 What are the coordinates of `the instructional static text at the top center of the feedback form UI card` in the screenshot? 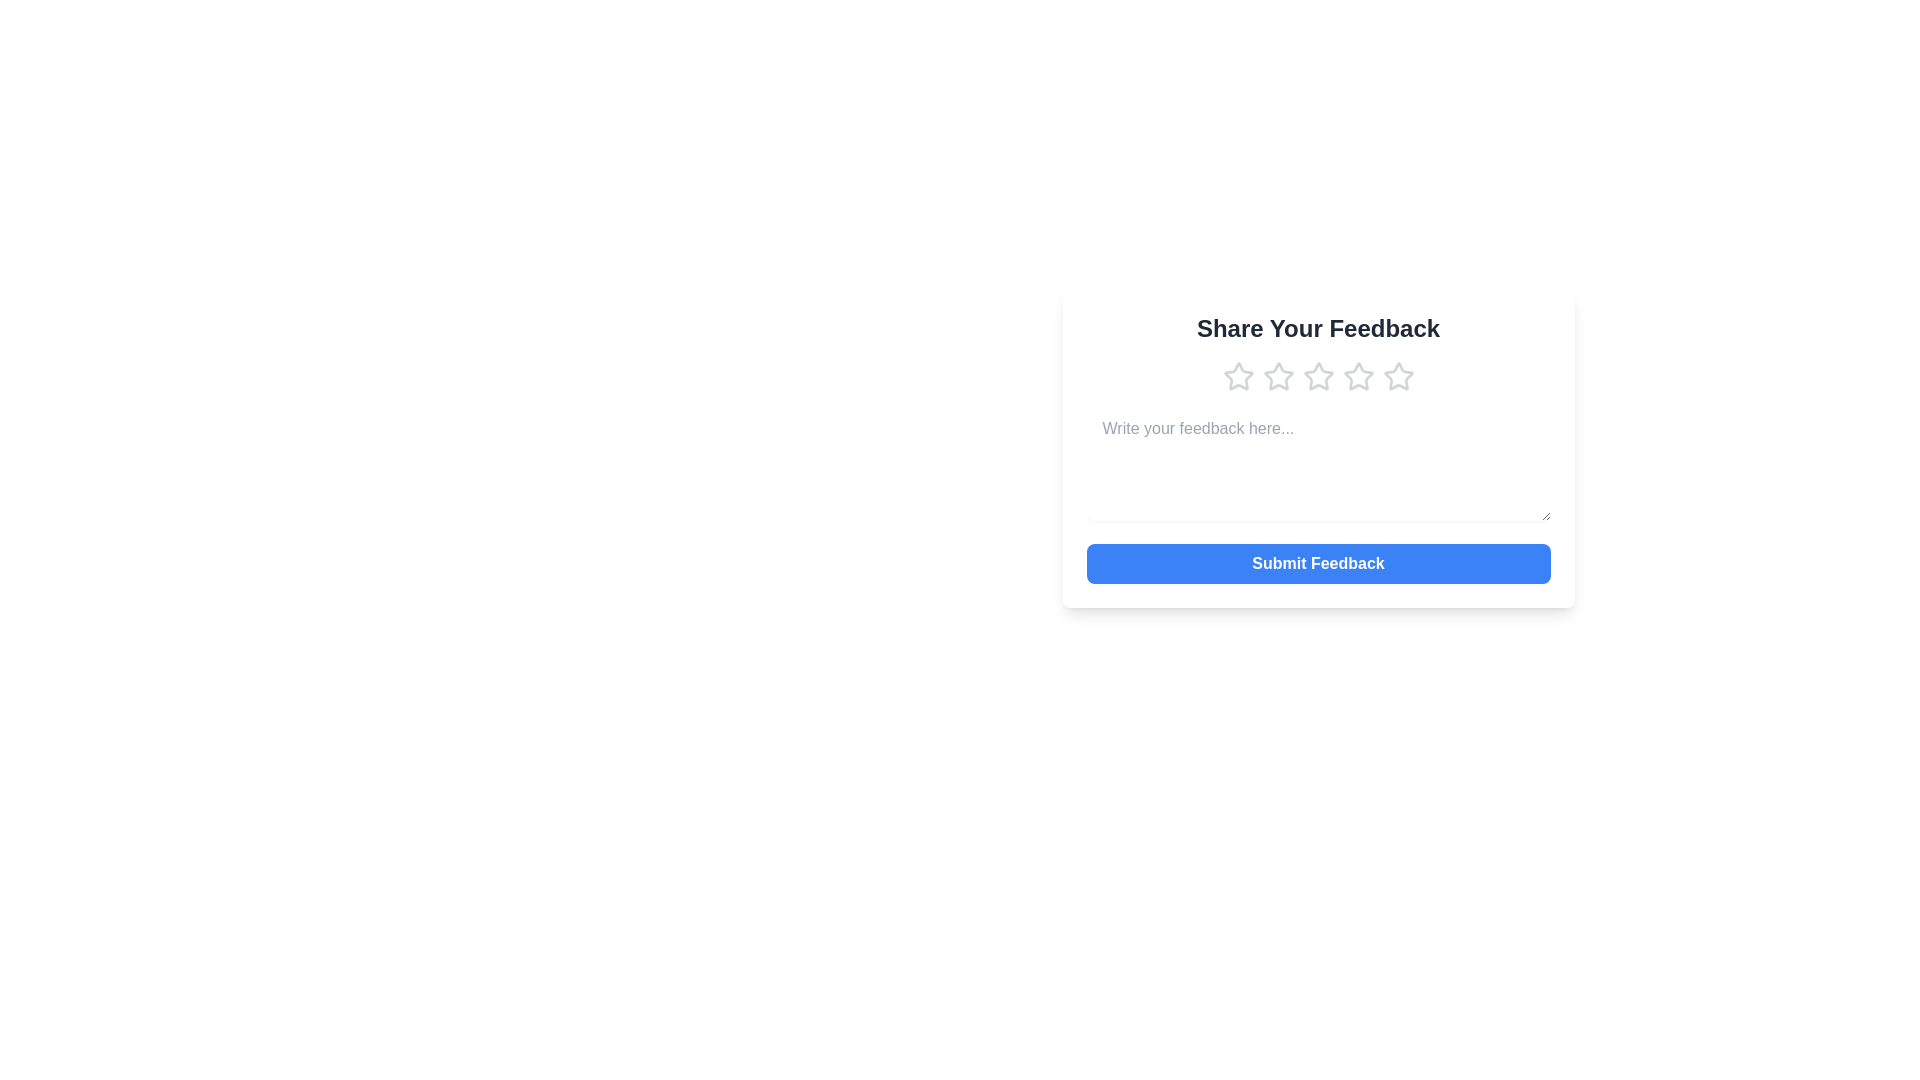 It's located at (1318, 327).